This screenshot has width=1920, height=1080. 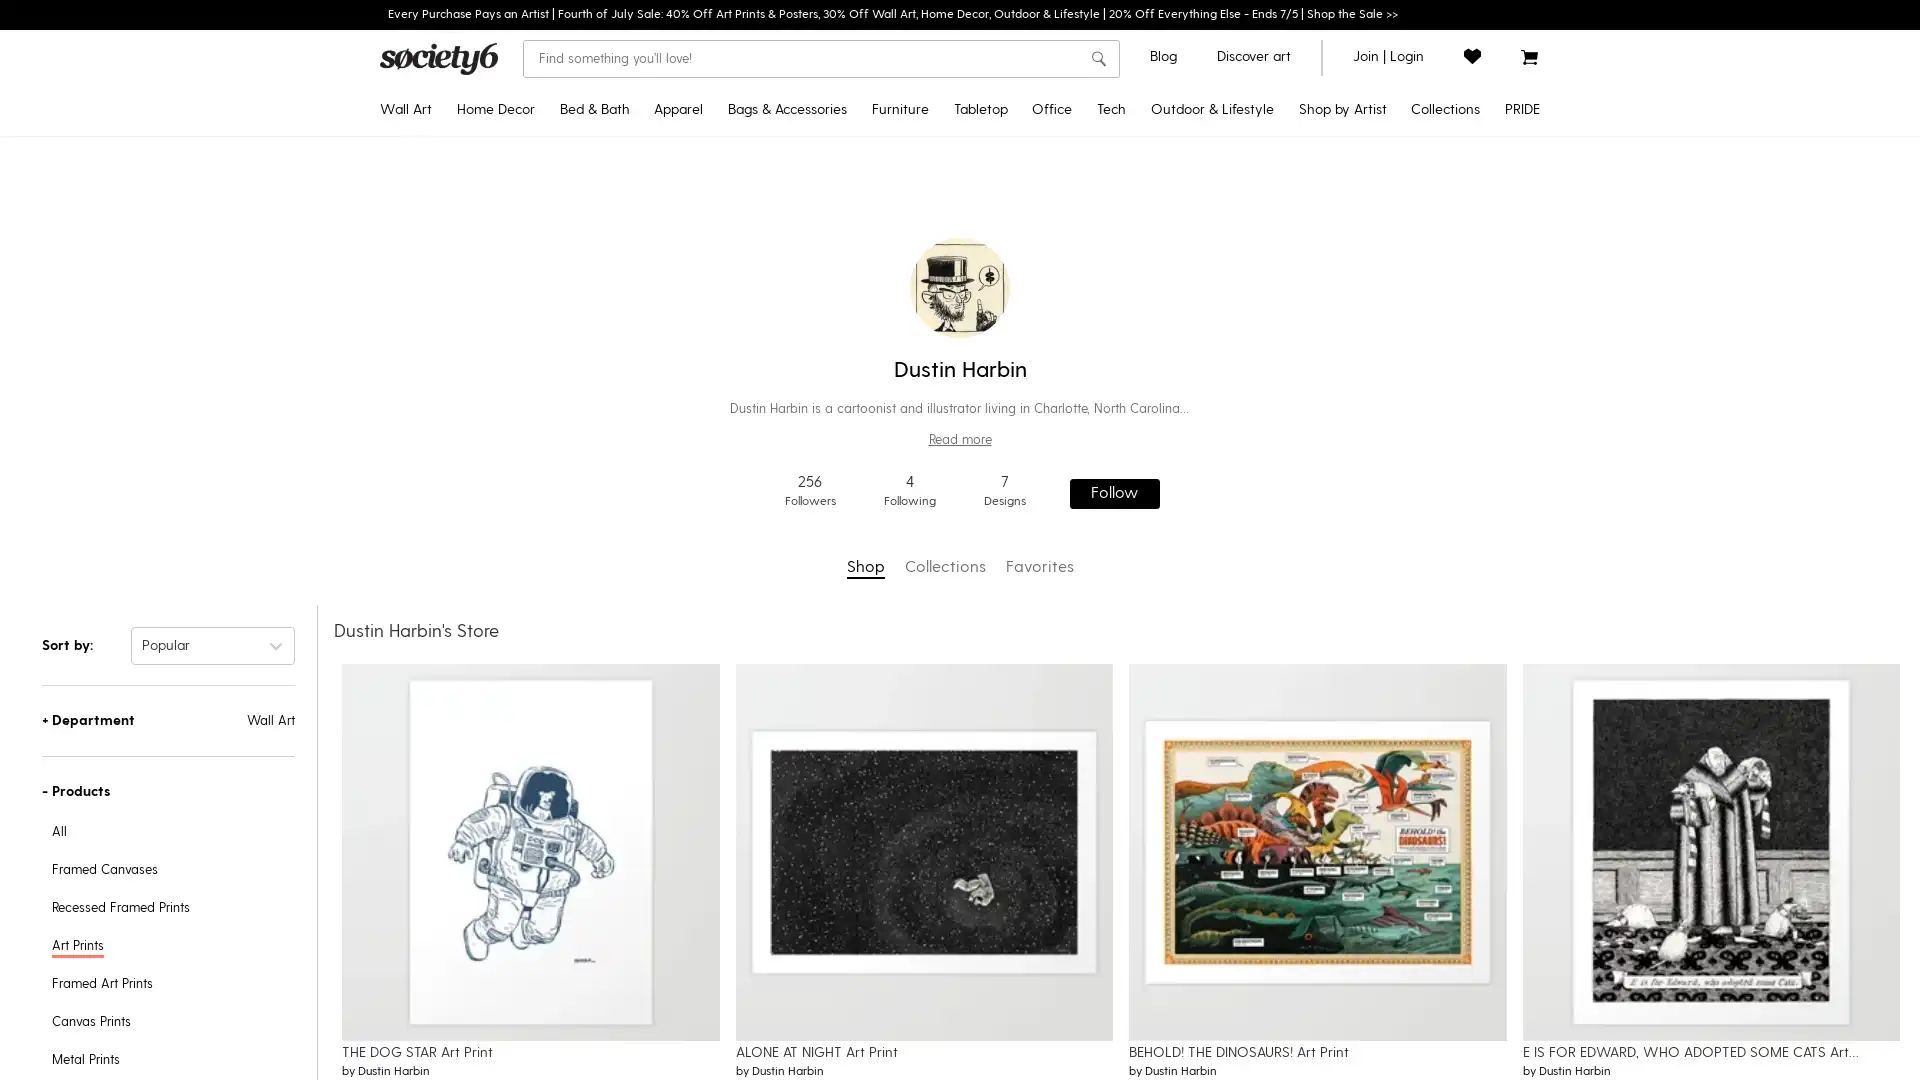 What do you see at coordinates (1371, 257) in the screenshot?
I see `Discover Black Artists` at bounding box center [1371, 257].